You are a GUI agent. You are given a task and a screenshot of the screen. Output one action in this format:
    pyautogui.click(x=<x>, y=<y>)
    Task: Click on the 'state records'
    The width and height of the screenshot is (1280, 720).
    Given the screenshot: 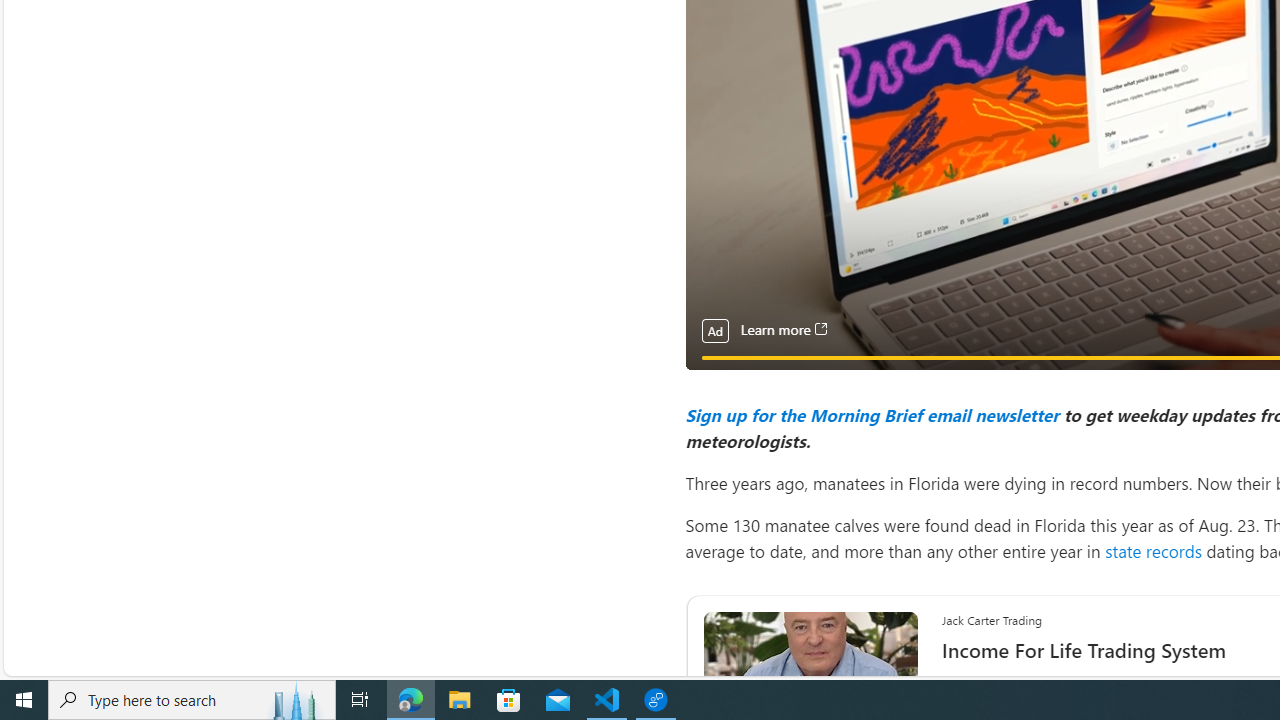 What is the action you would take?
    pyautogui.click(x=1153, y=550)
    